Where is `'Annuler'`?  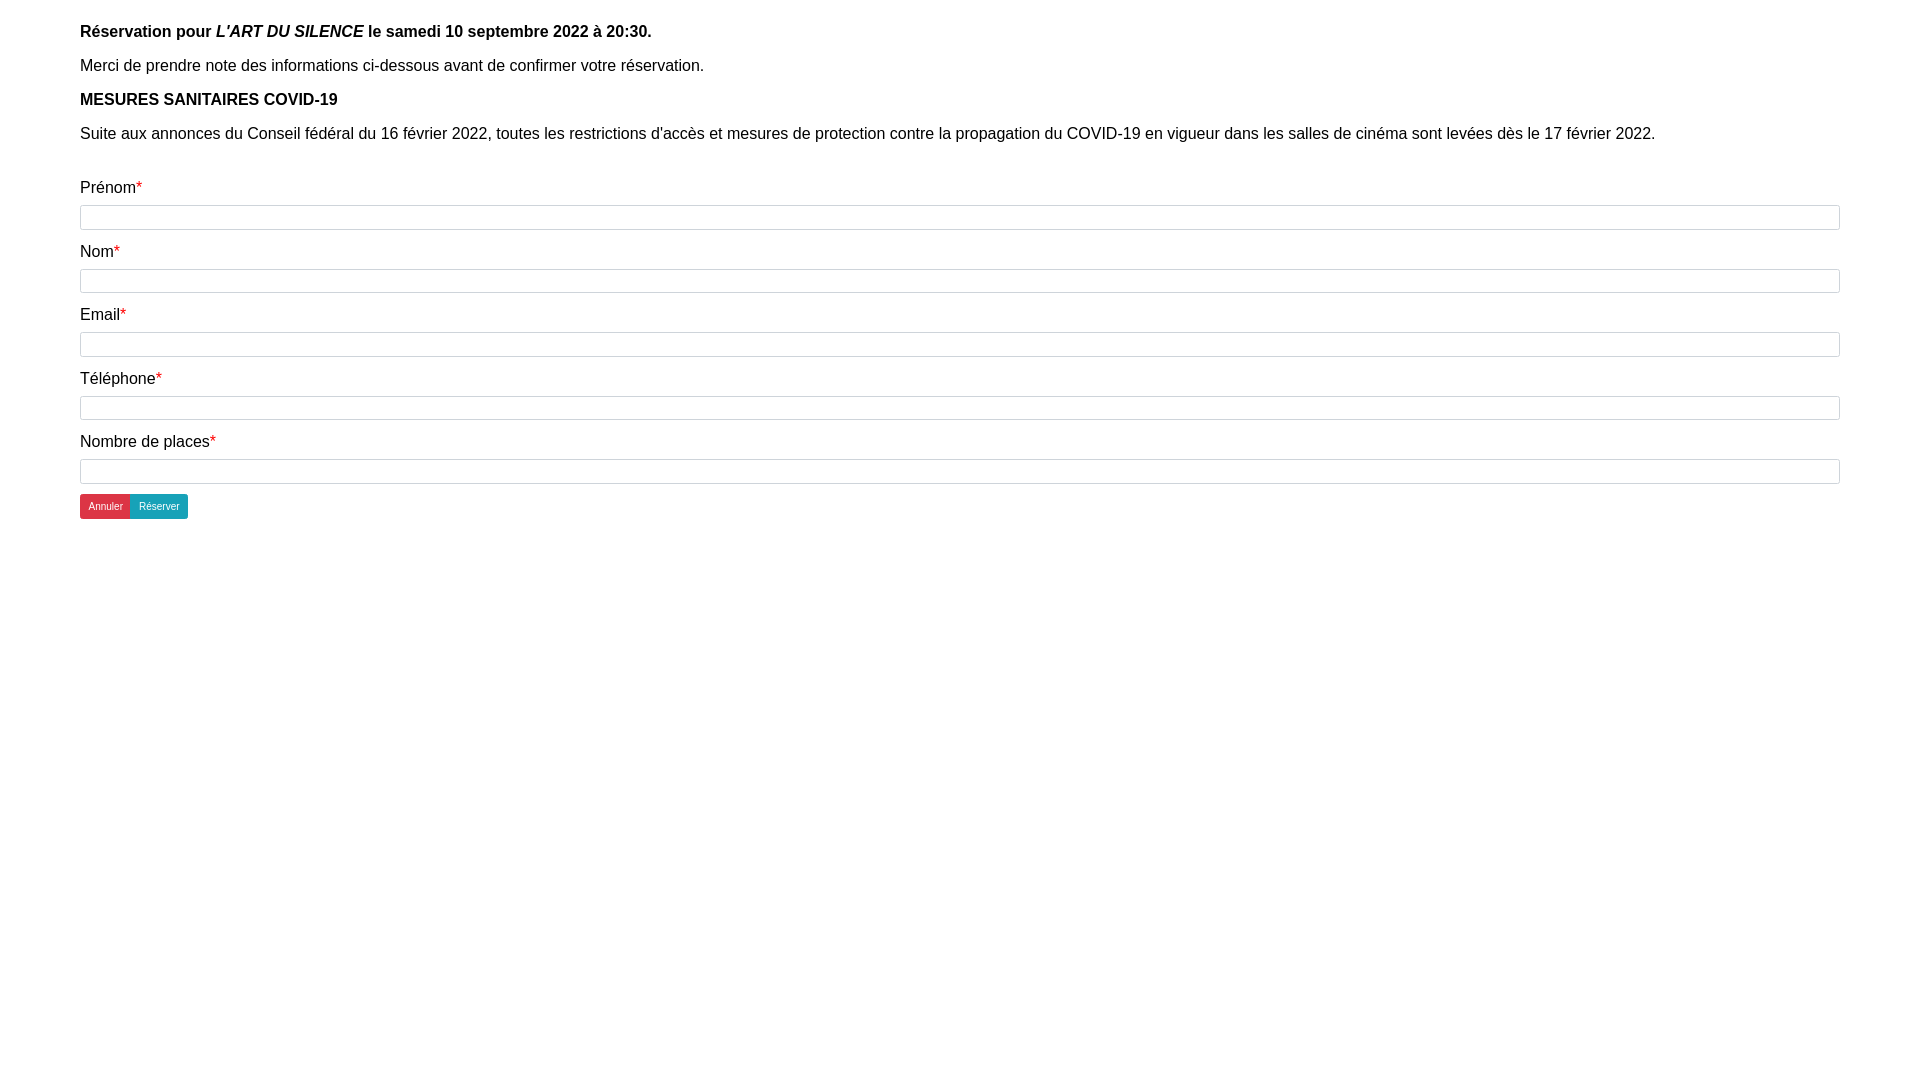
'Annuler' is located at coordinates (104, 505).